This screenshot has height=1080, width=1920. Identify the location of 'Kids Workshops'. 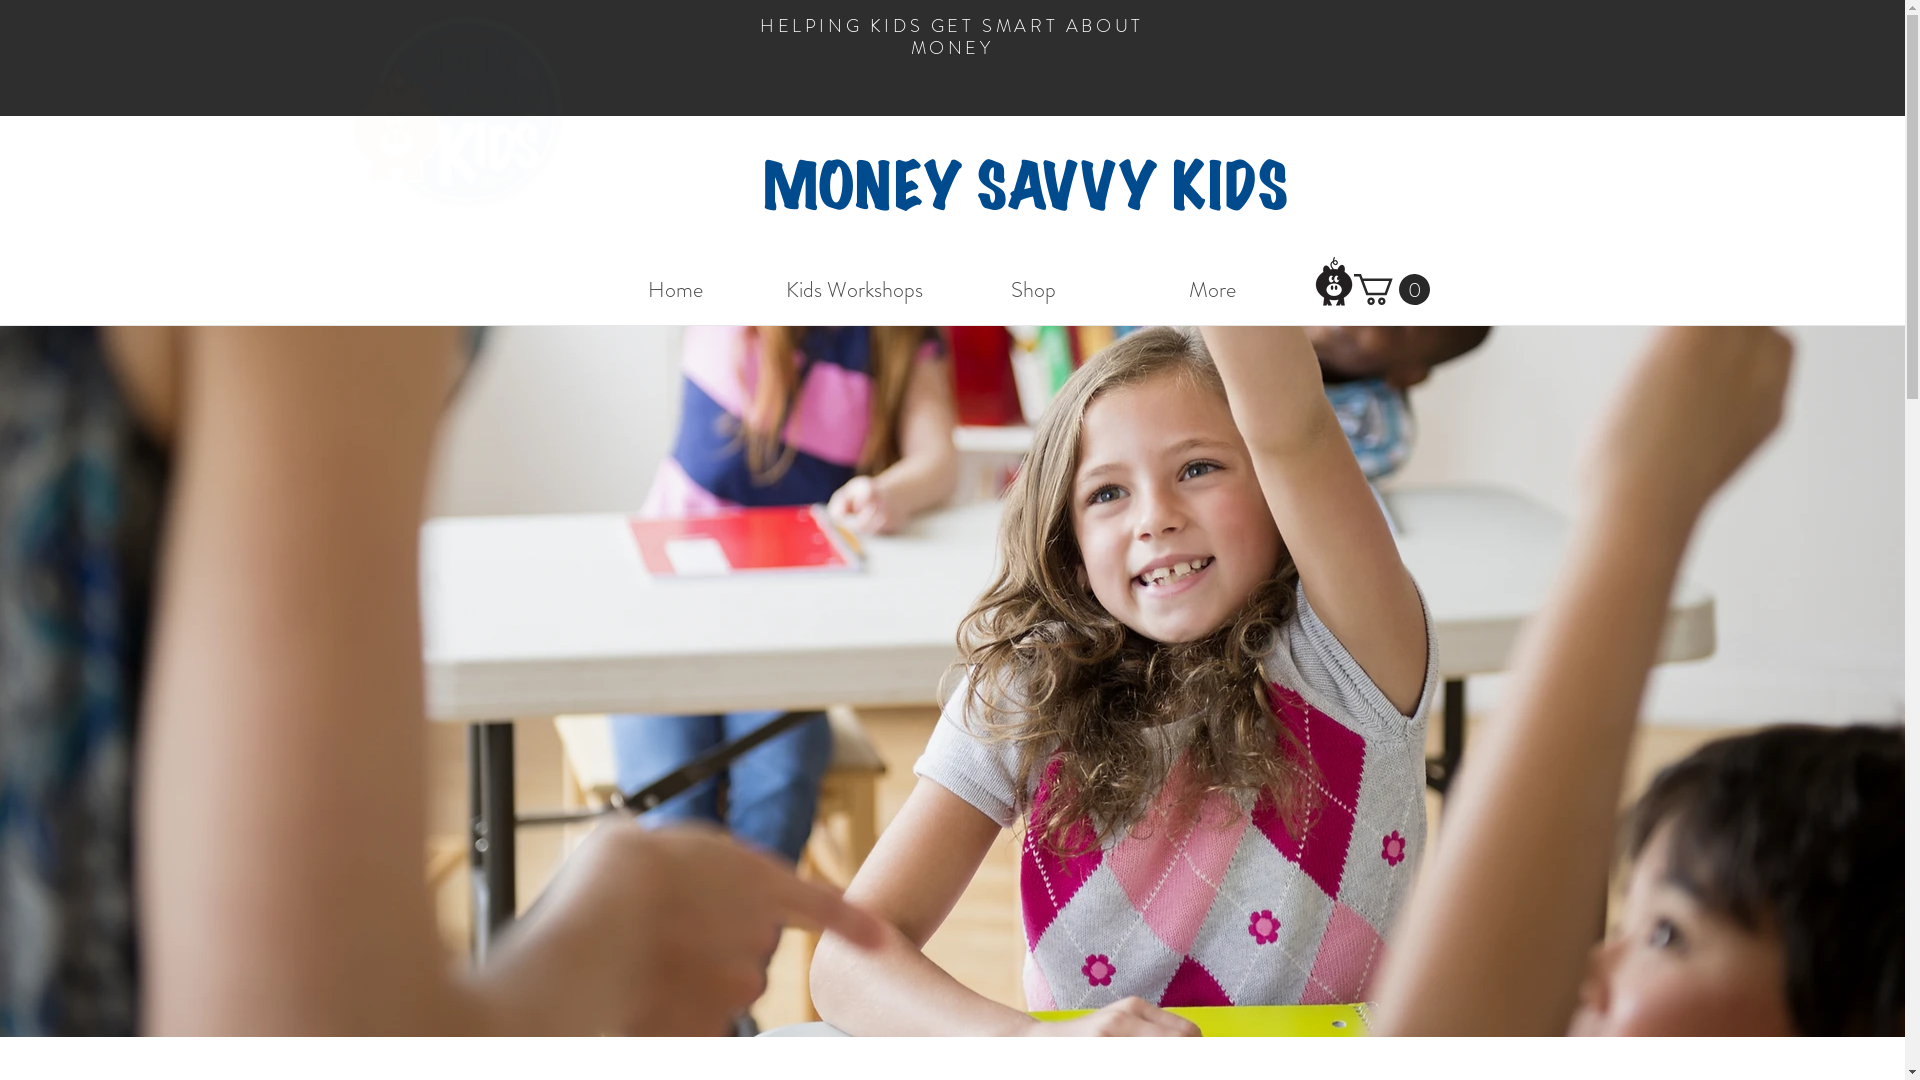
(763, 289).